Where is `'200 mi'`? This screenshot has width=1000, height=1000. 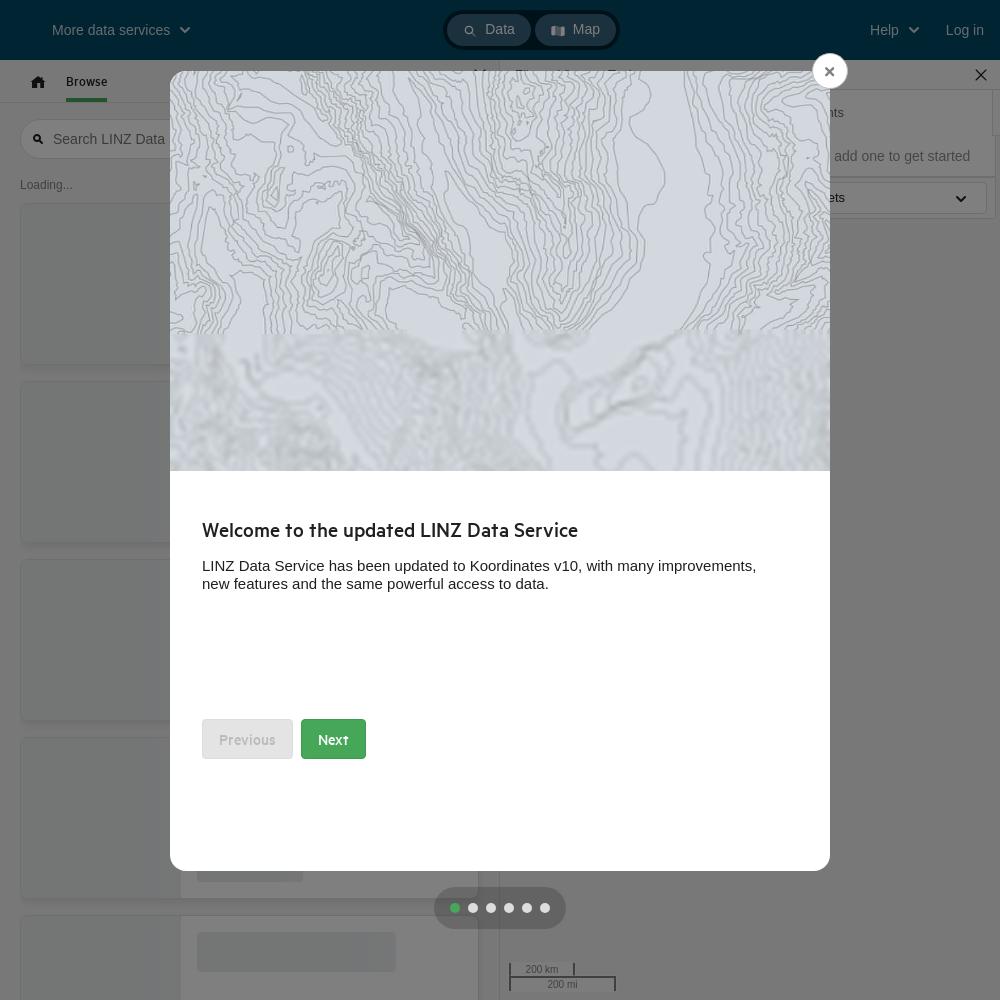 '200 mi' is located at coordinates (562, 983).